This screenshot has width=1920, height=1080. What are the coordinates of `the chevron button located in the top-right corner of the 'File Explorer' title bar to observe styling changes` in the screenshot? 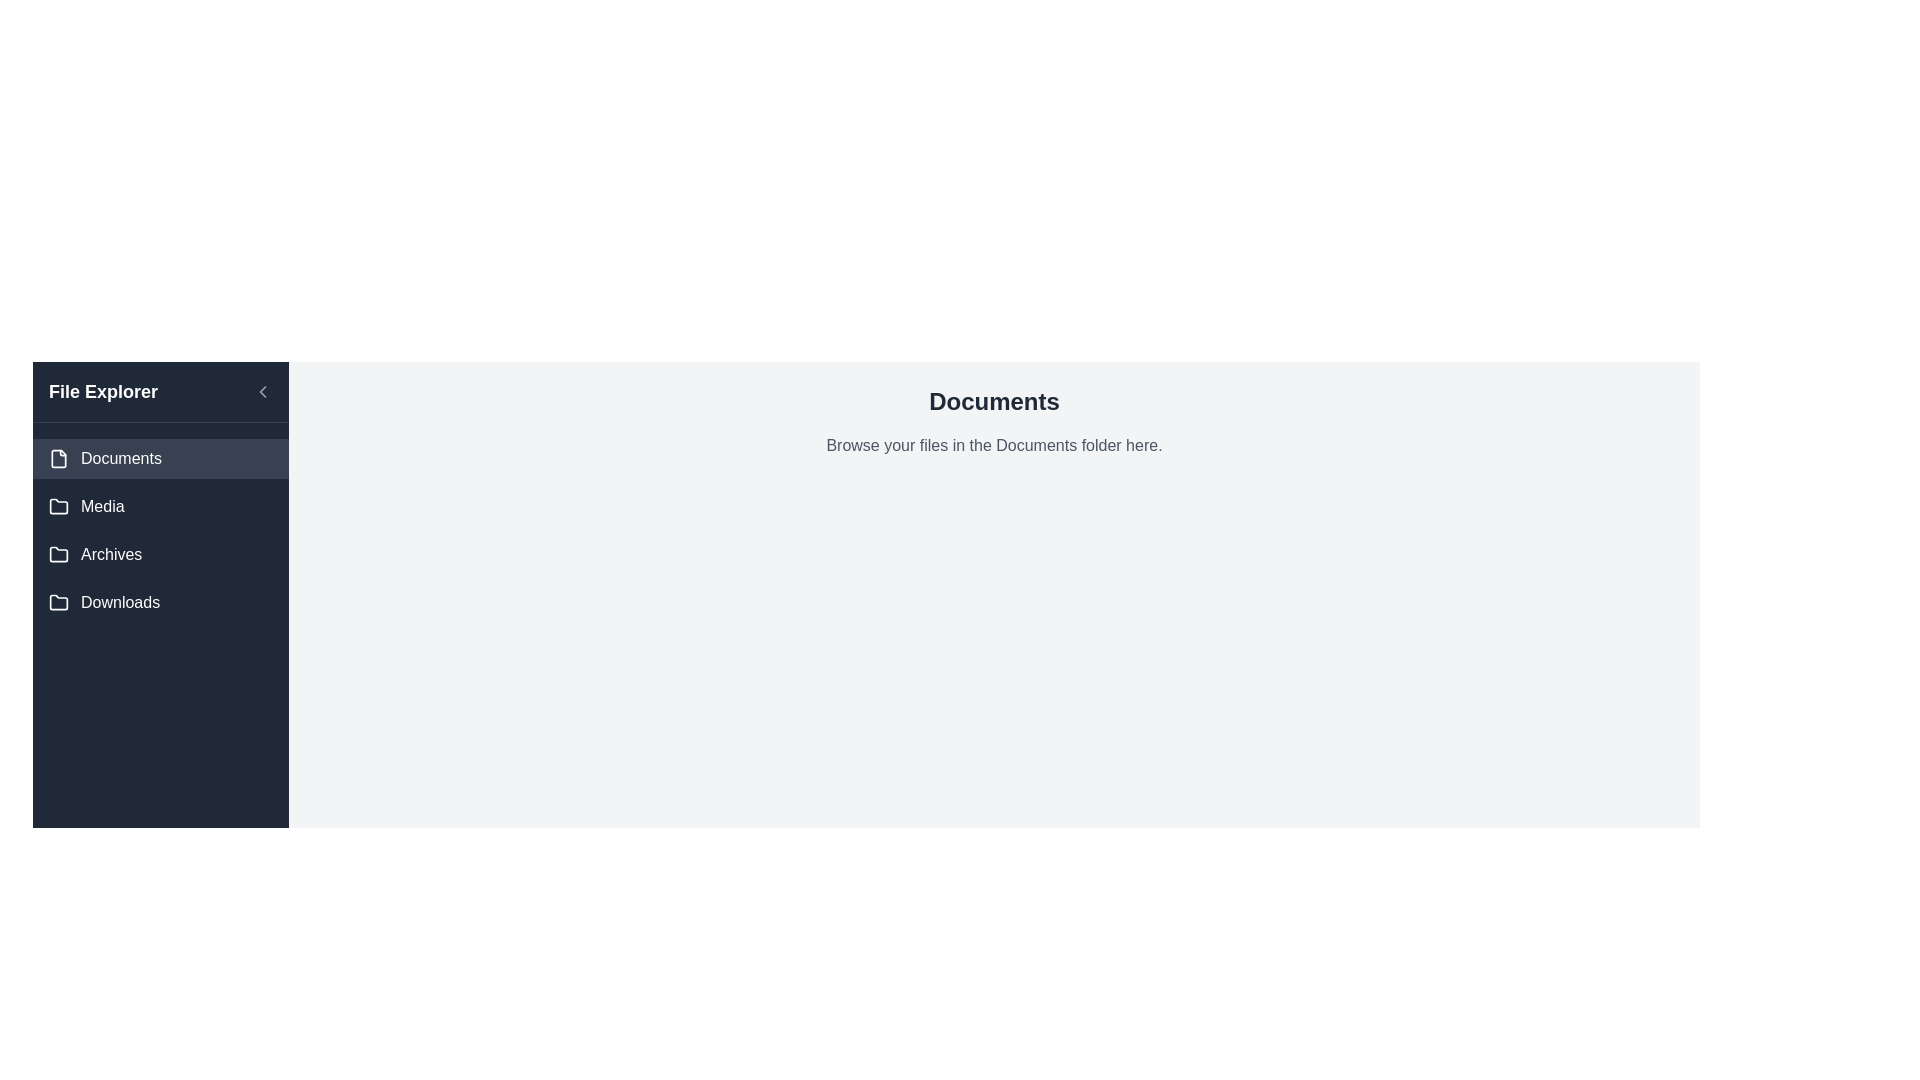 It's located at (262, 392).